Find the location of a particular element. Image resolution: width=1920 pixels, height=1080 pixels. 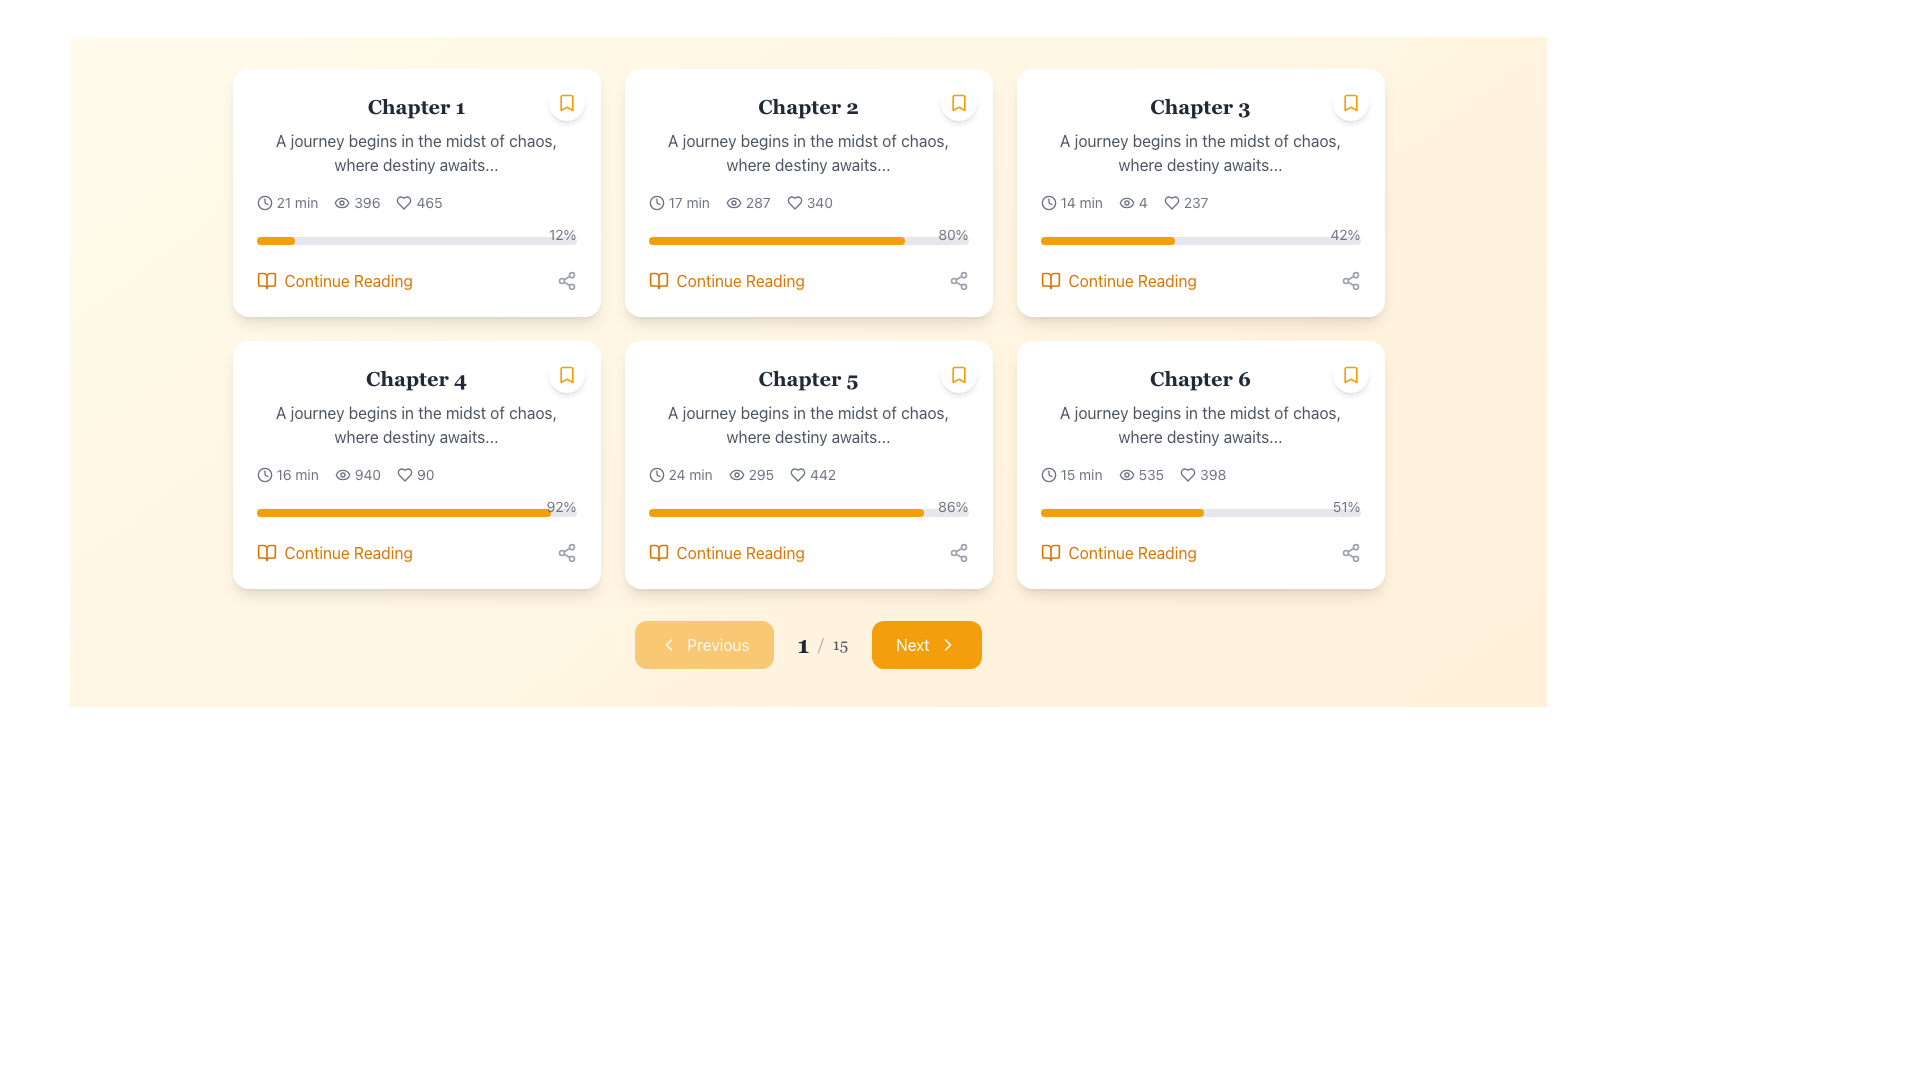

the orange book icon within the 'Continue Reading' section of the second card in the top row to trigger the additional effect or tooltip is located at coordinates (658, 281).